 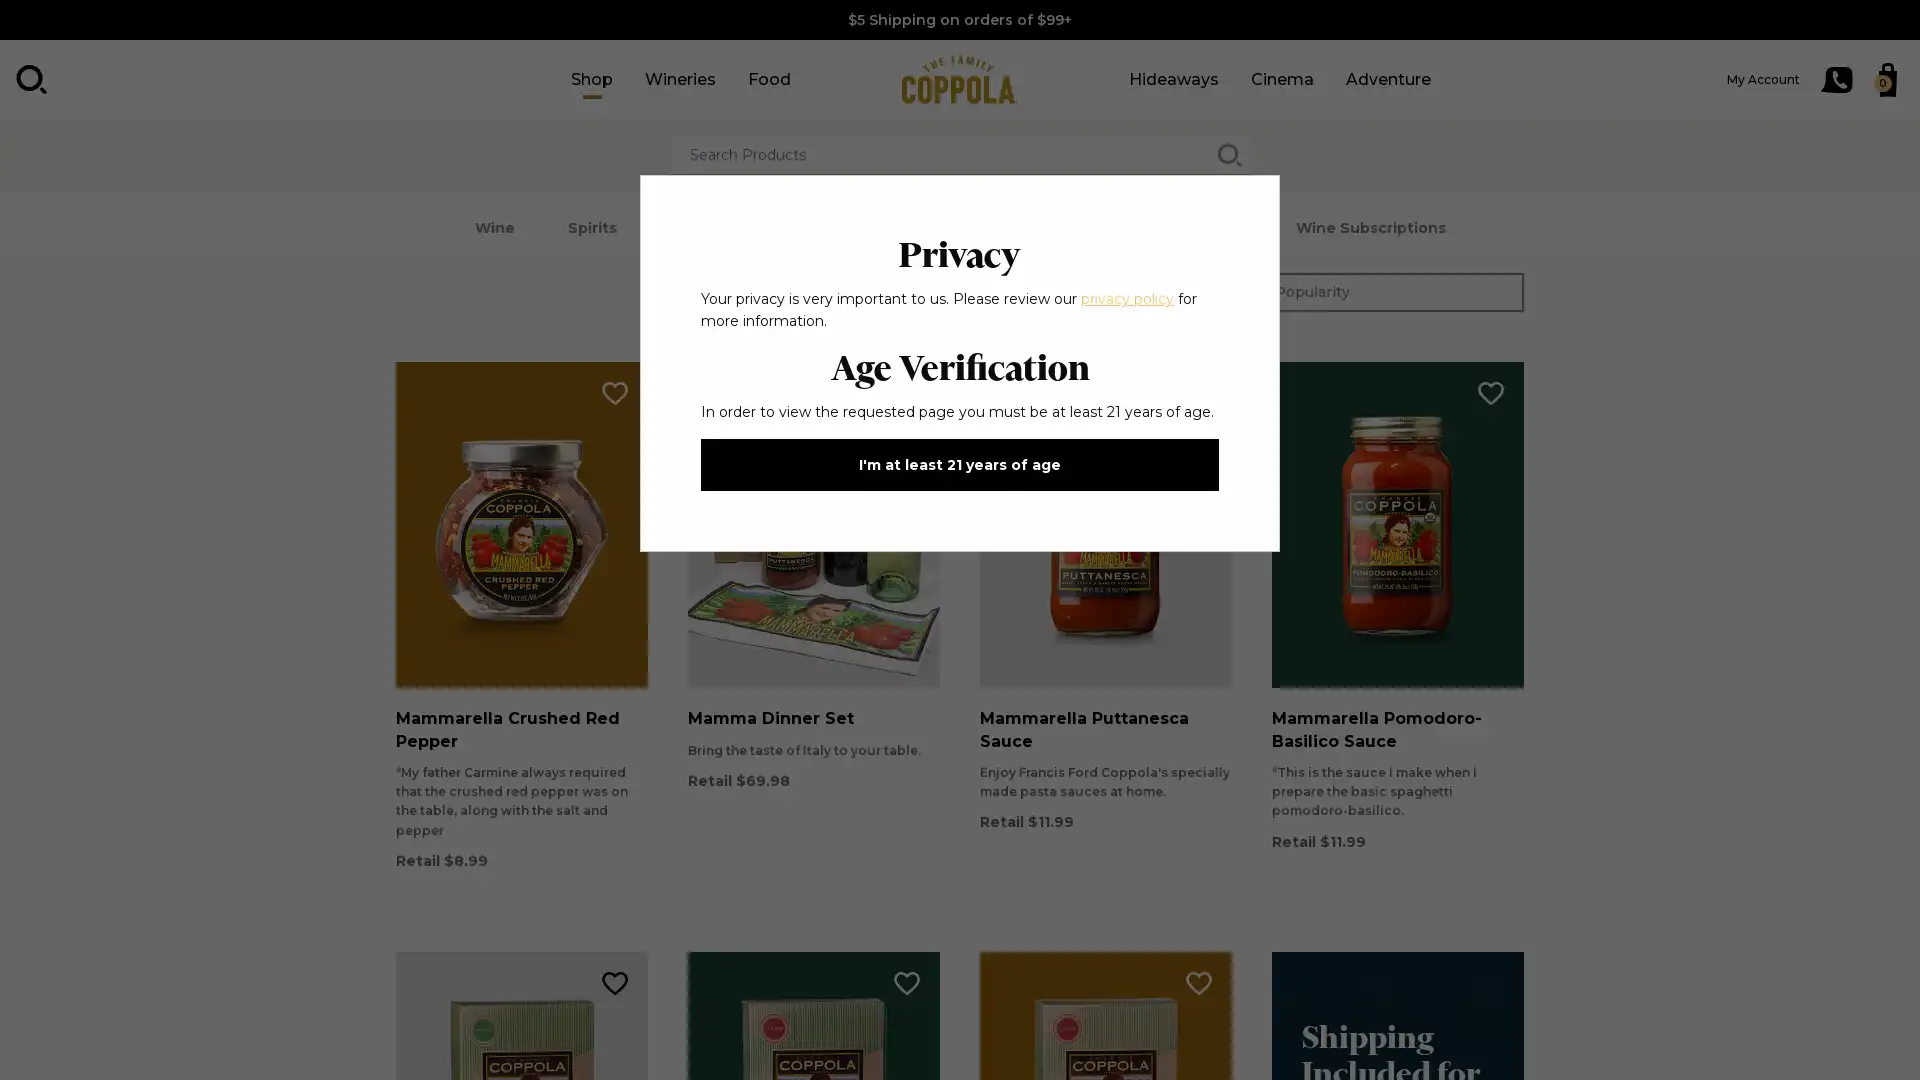 What do you see at coordinates (1228, 154) in the screenshot?
I see `Search` at bounding box center [1228, 154].